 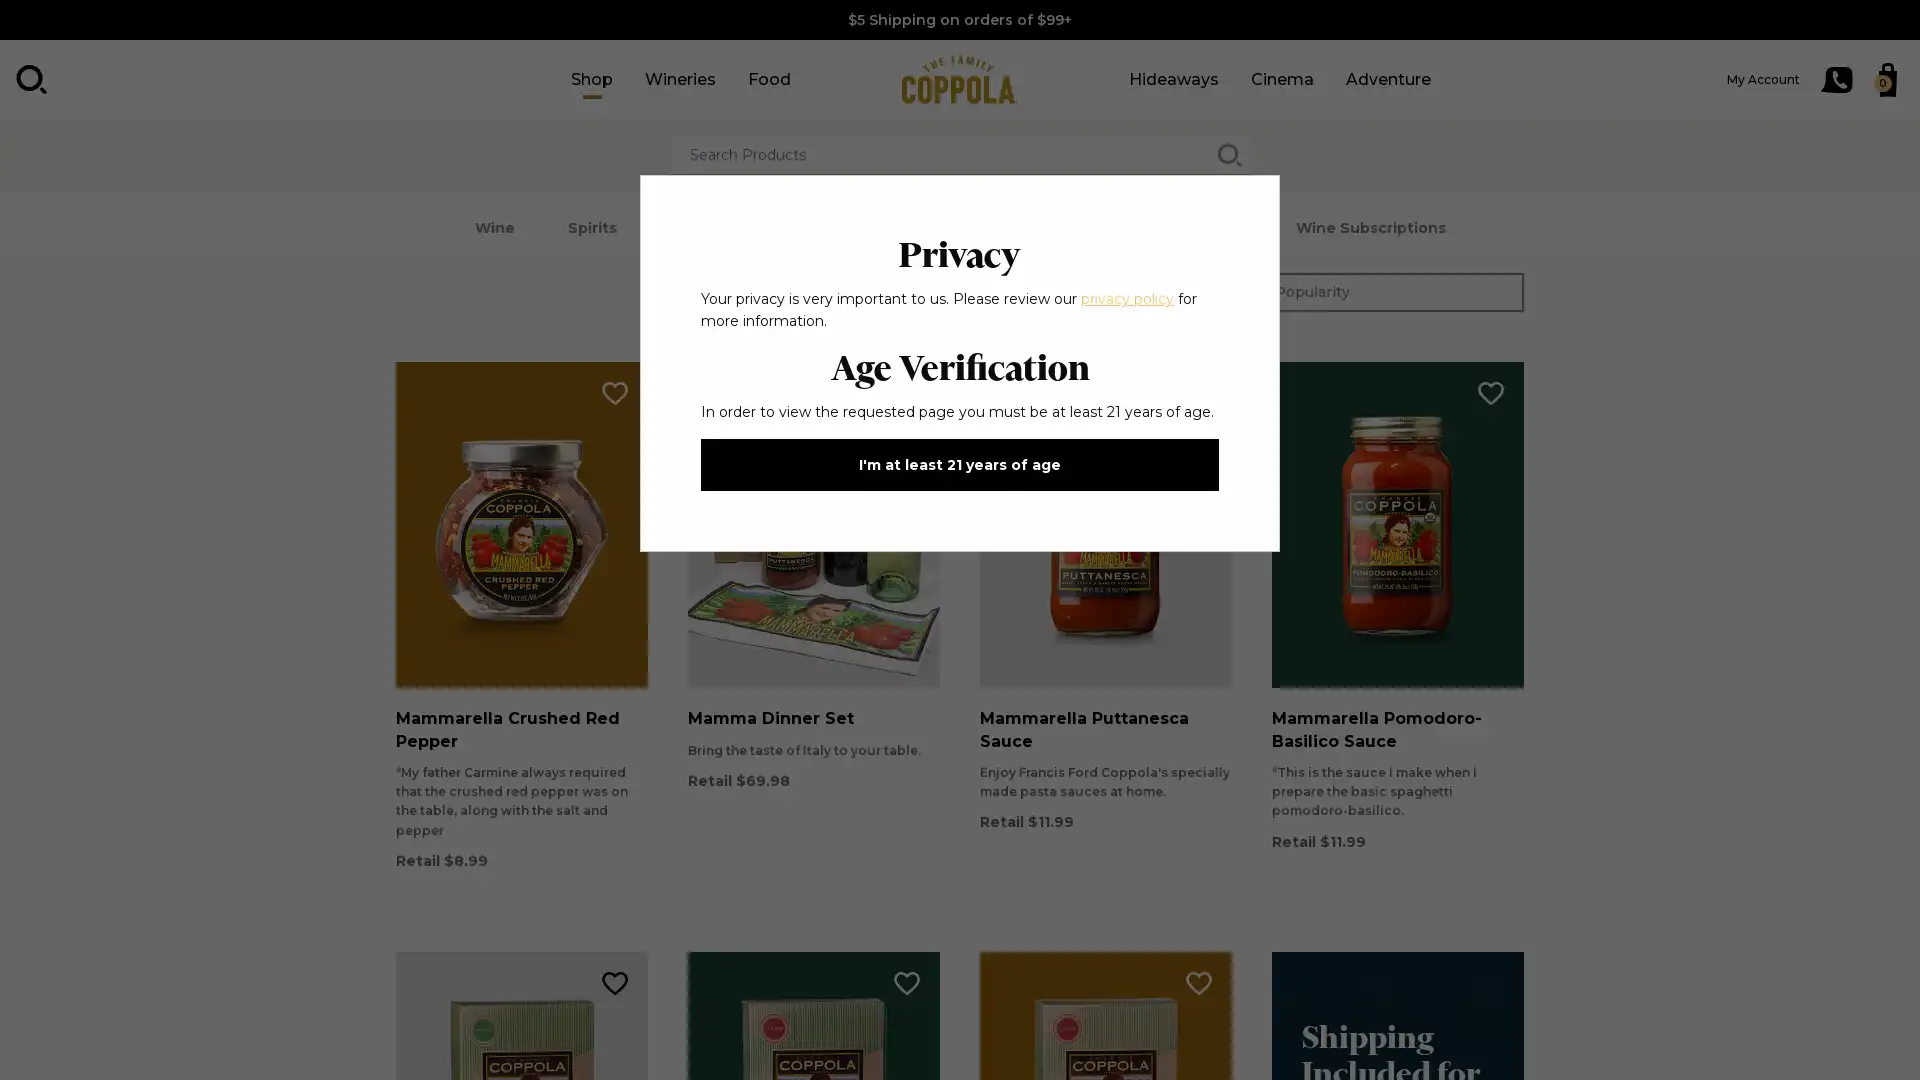 What do you see at coordinates (1228, 154) in the screenshot?
I see `Search` at bounding box center [1228, 154].